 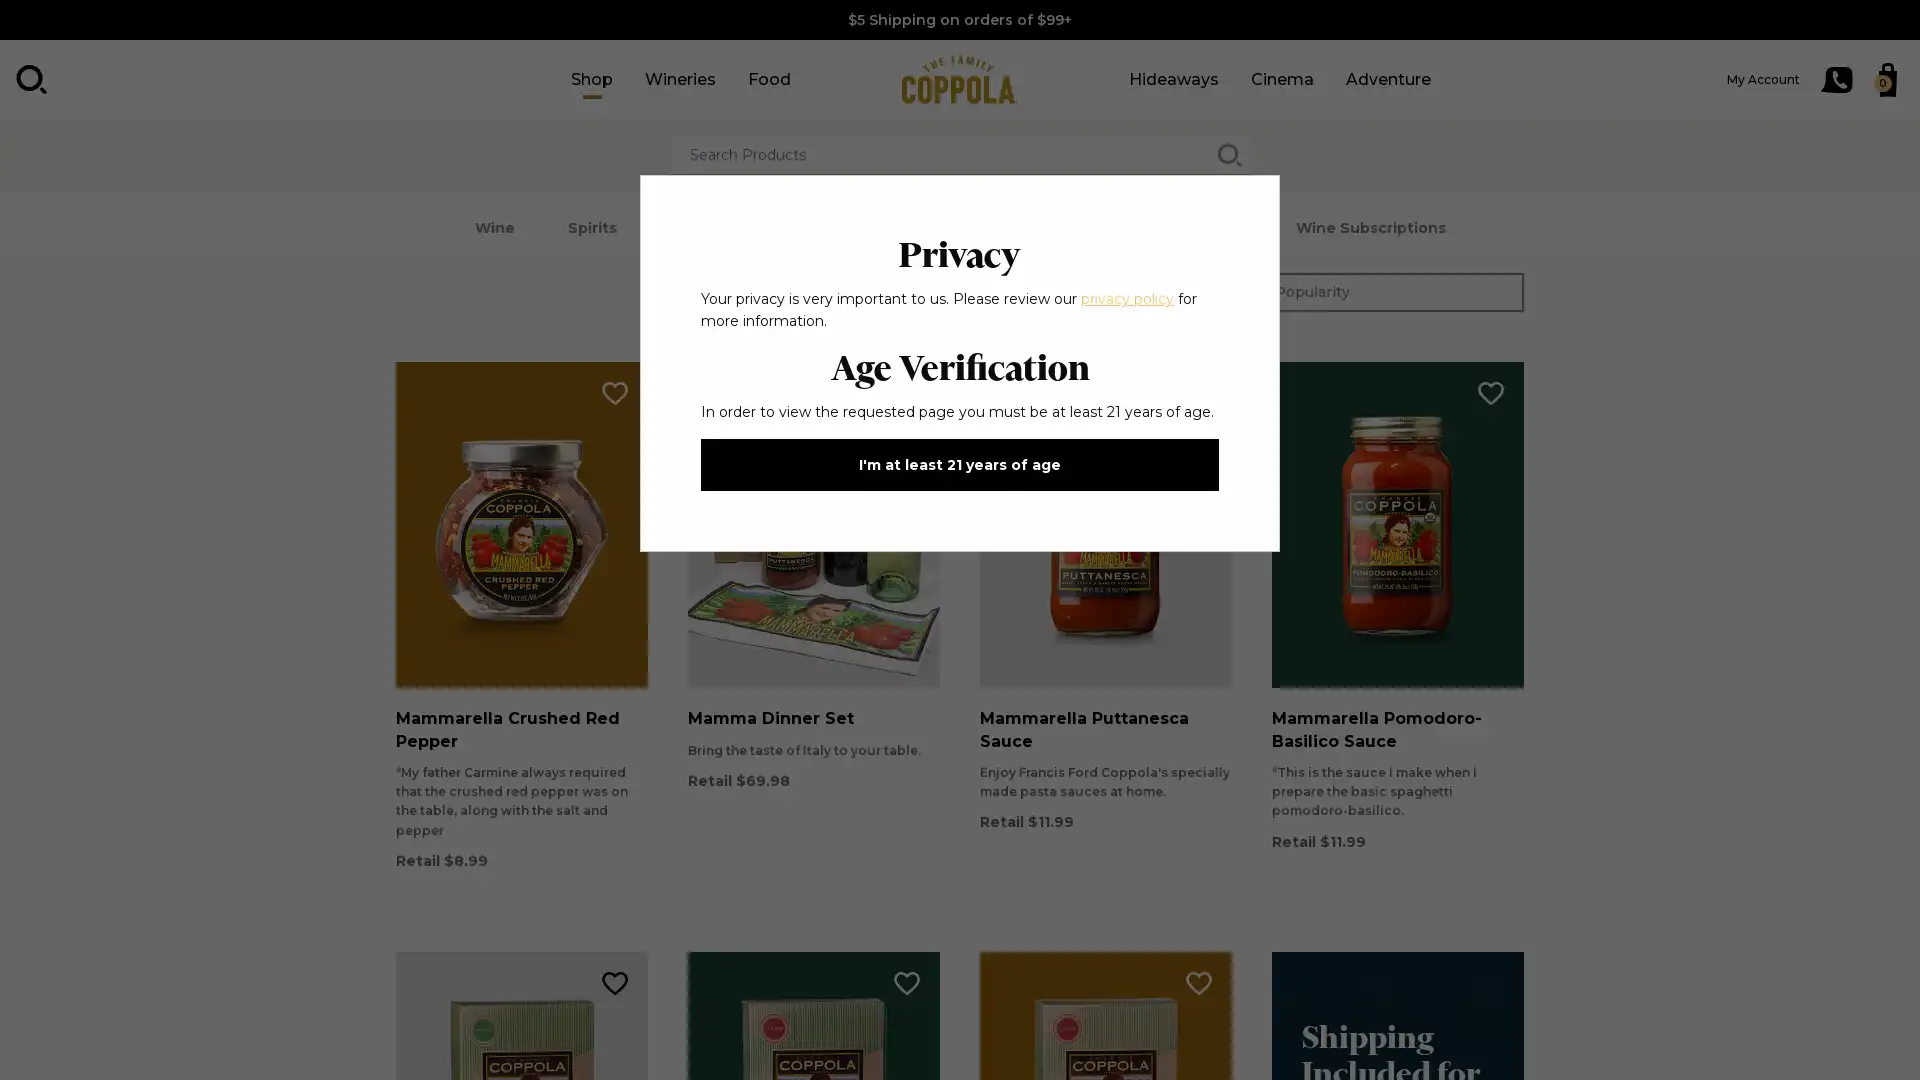 What do you see at coordinates (1228, 154) in the screenshot?
I see `Search` at bounding box center [1228, 154].